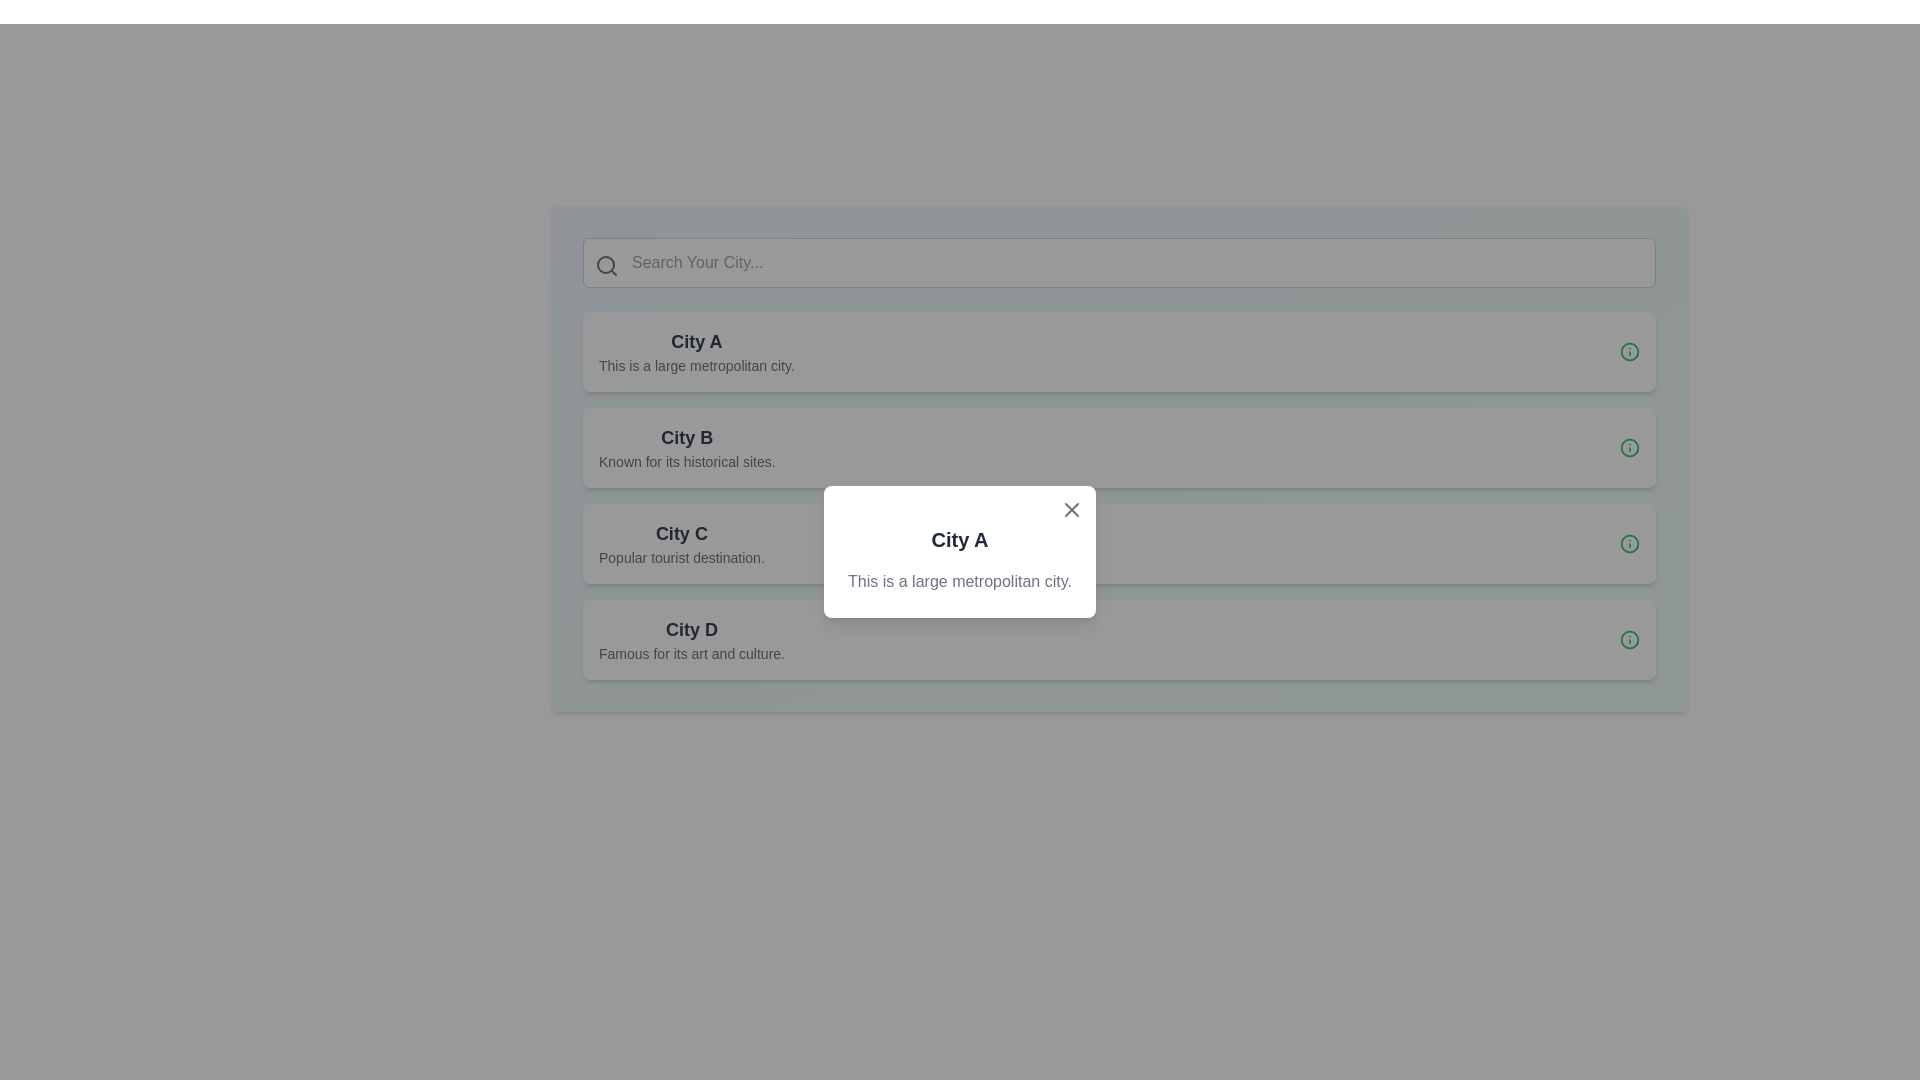 Image resolution: width=1920 pixels, height=1080 pixels. Describe the element at coordinates (696, 341) in the screenshot. I see `the static text label displaying 'City A', which serves as the title or identifier for additional information` at that location.